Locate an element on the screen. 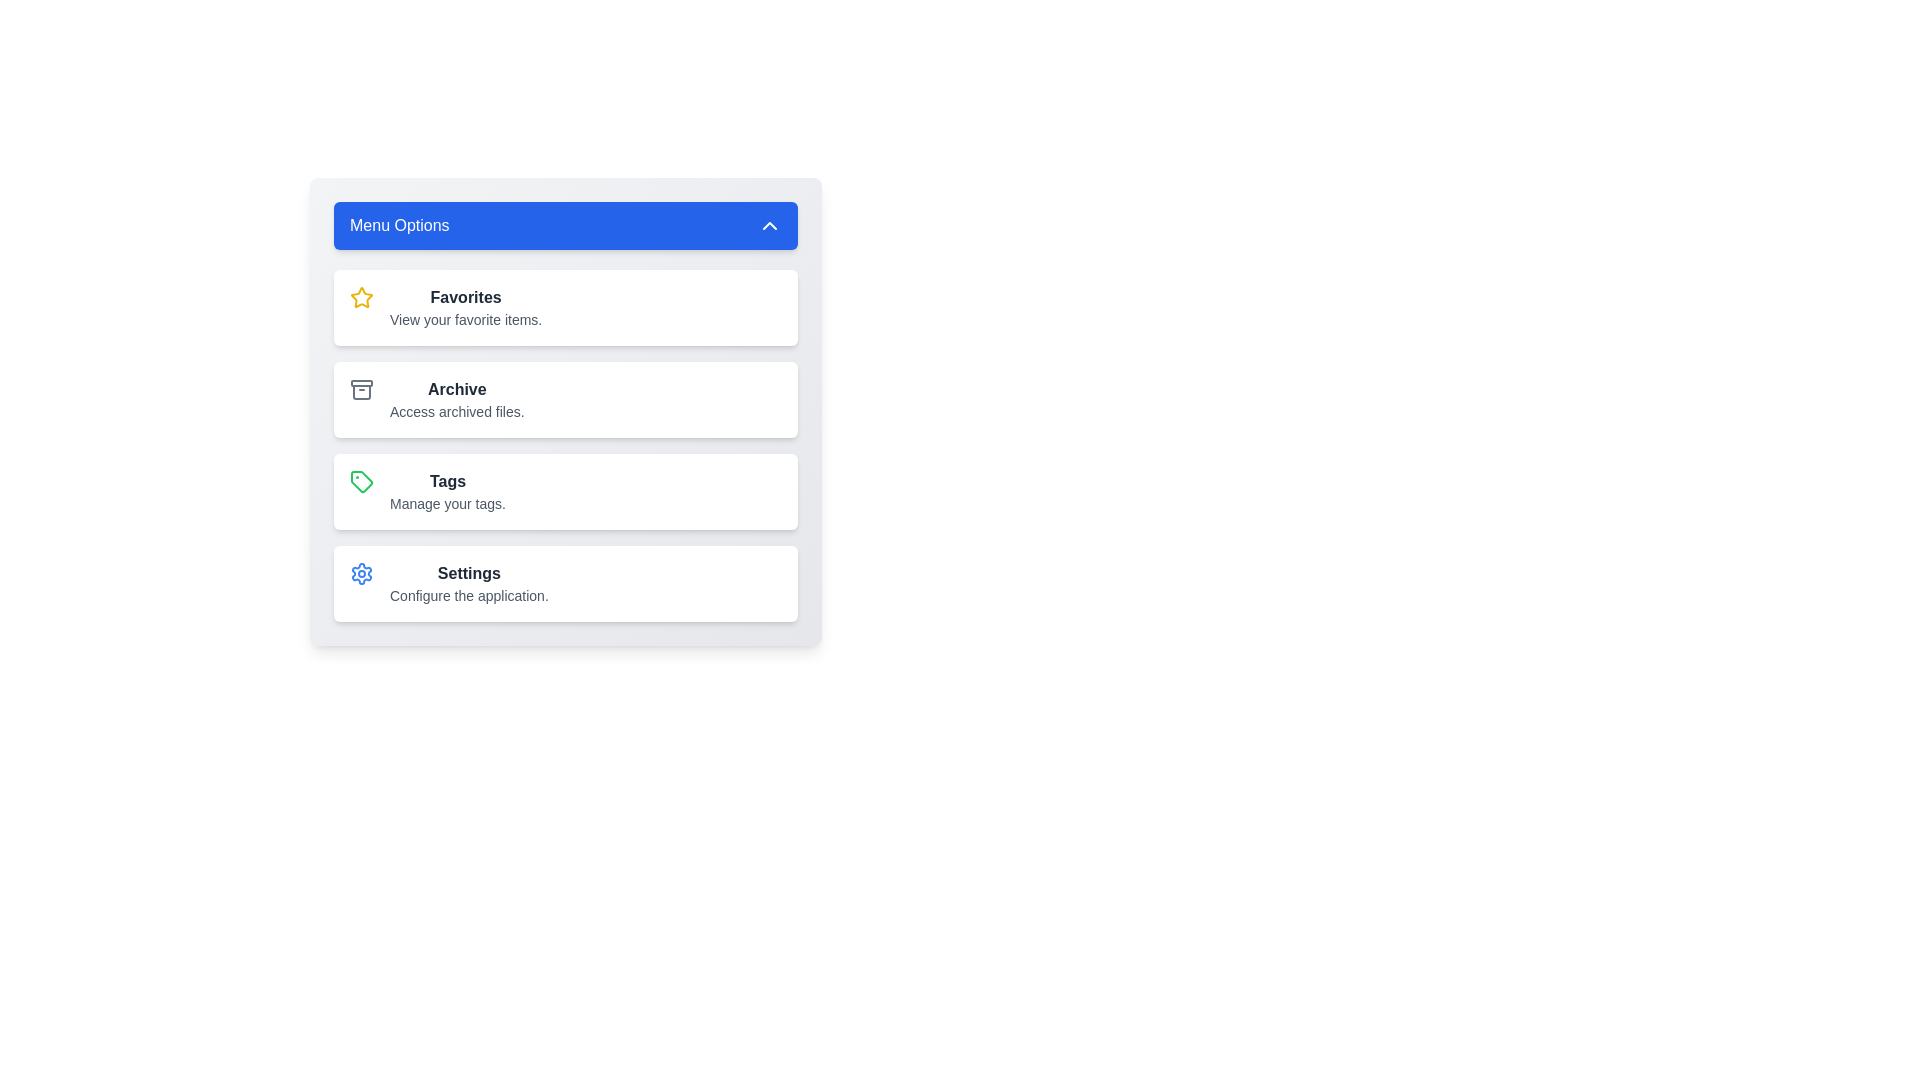 This screenshot has height=1080, width=1920. the gear-like icon symbolizing settings is located at coordinates (361, 574).